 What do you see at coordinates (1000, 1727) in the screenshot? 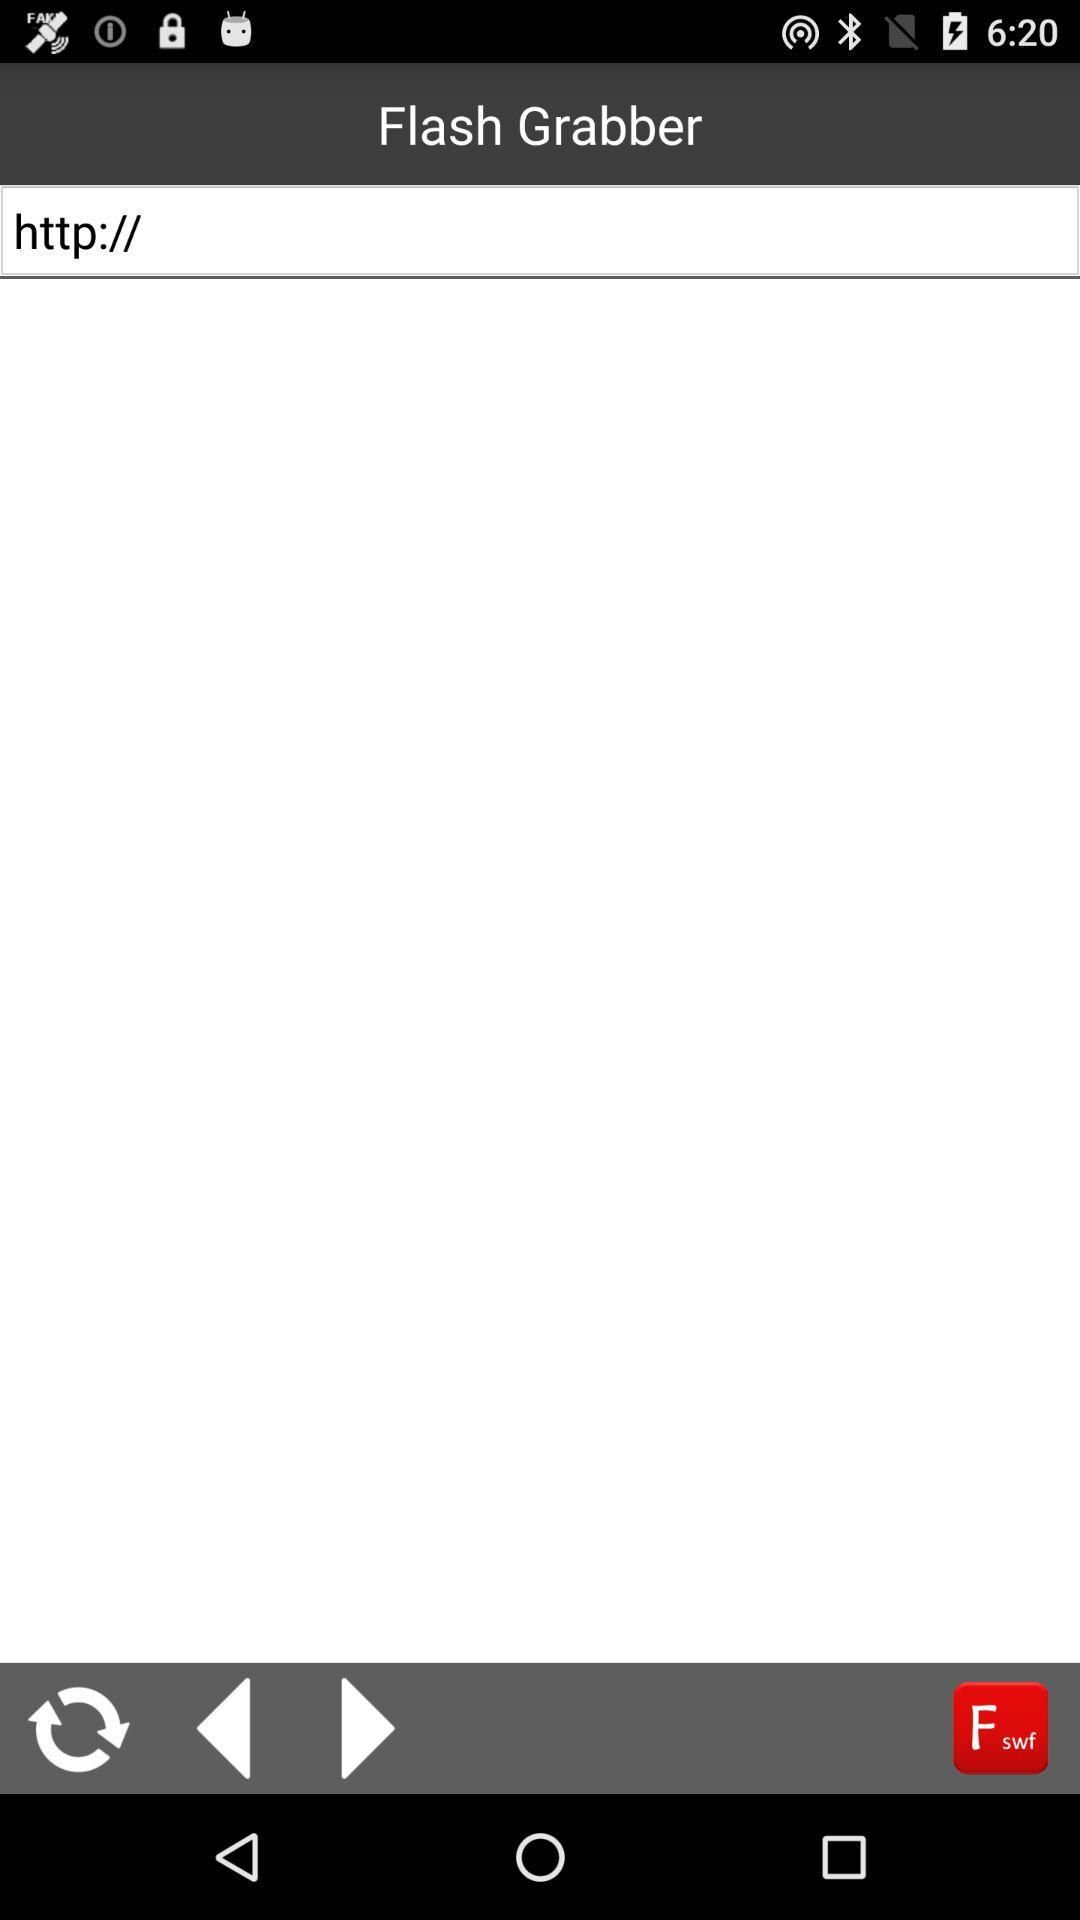
I see `go forward` at bounding box center [1000, 1727].